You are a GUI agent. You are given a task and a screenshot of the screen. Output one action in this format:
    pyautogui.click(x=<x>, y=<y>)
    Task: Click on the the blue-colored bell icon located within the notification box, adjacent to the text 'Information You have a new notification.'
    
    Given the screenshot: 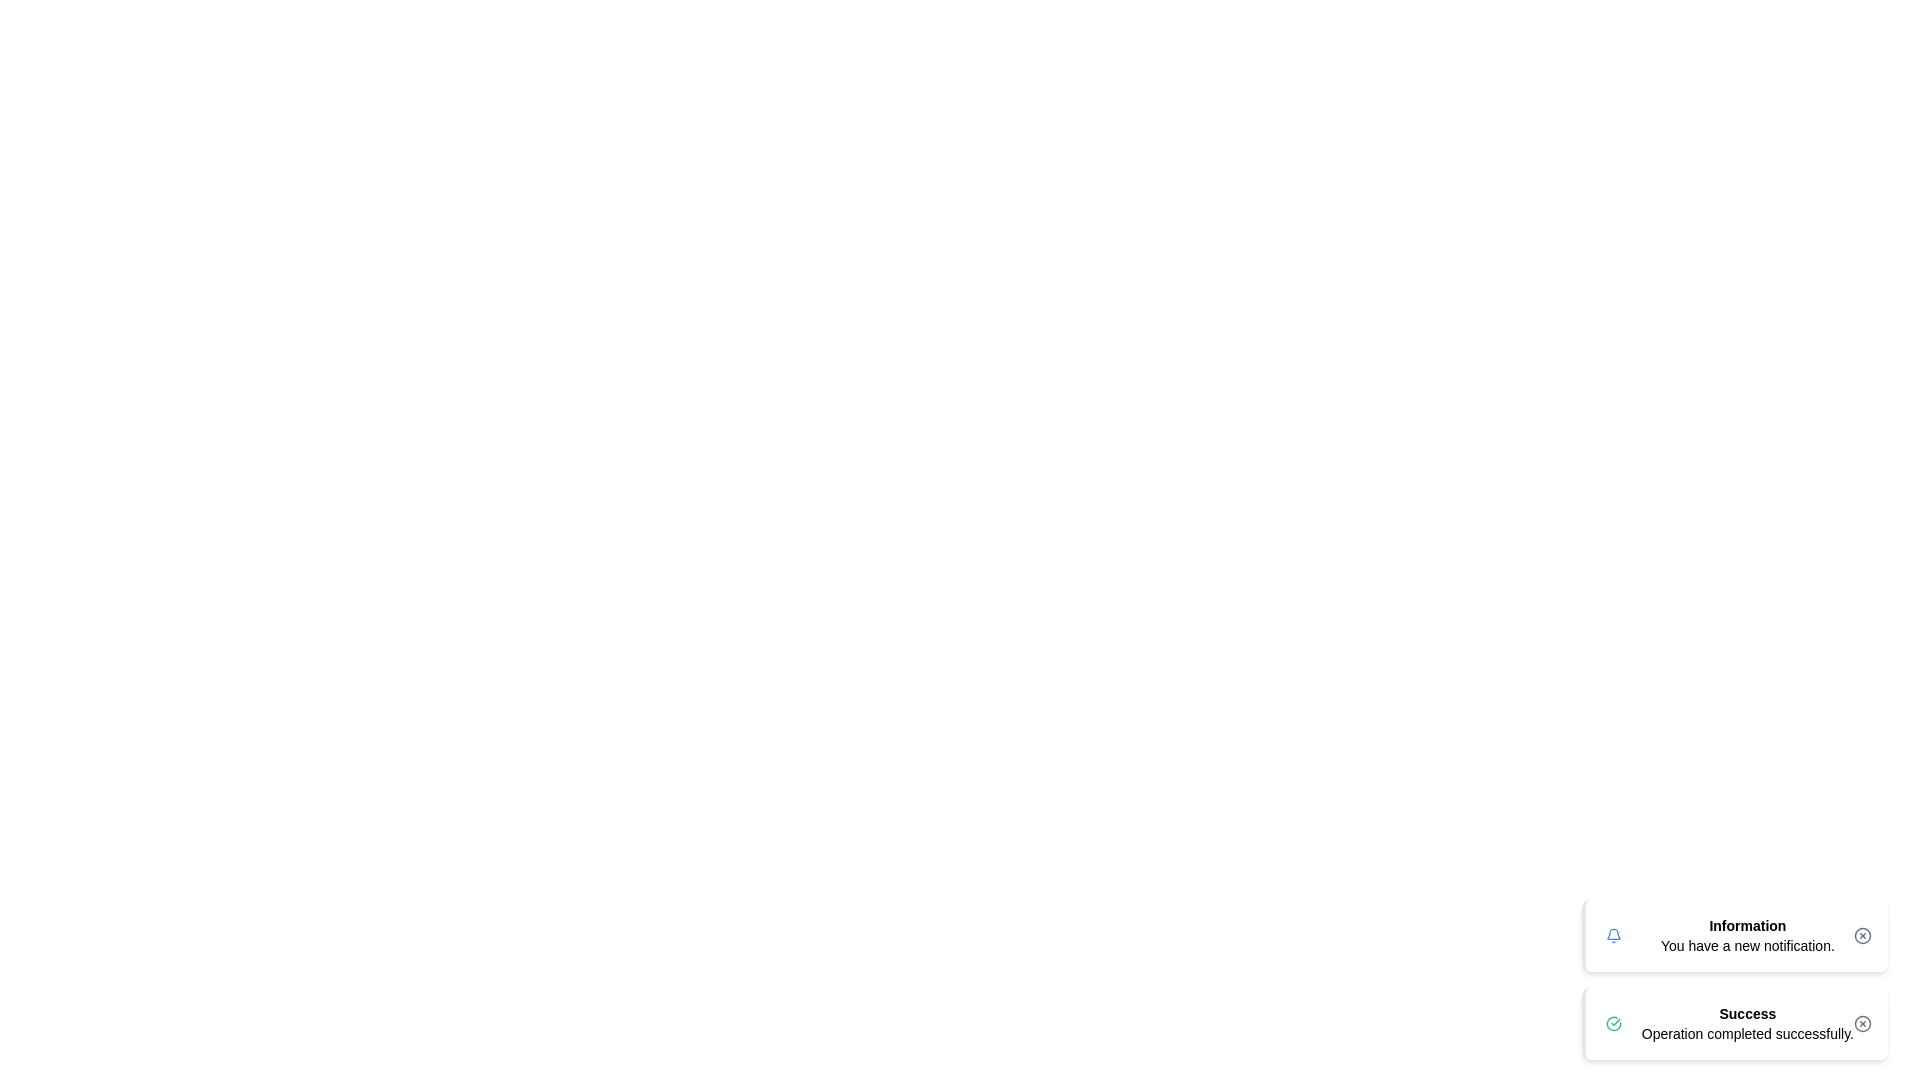 What is the action you would take?
    pyautogui.click(x=1613, y=936)
    